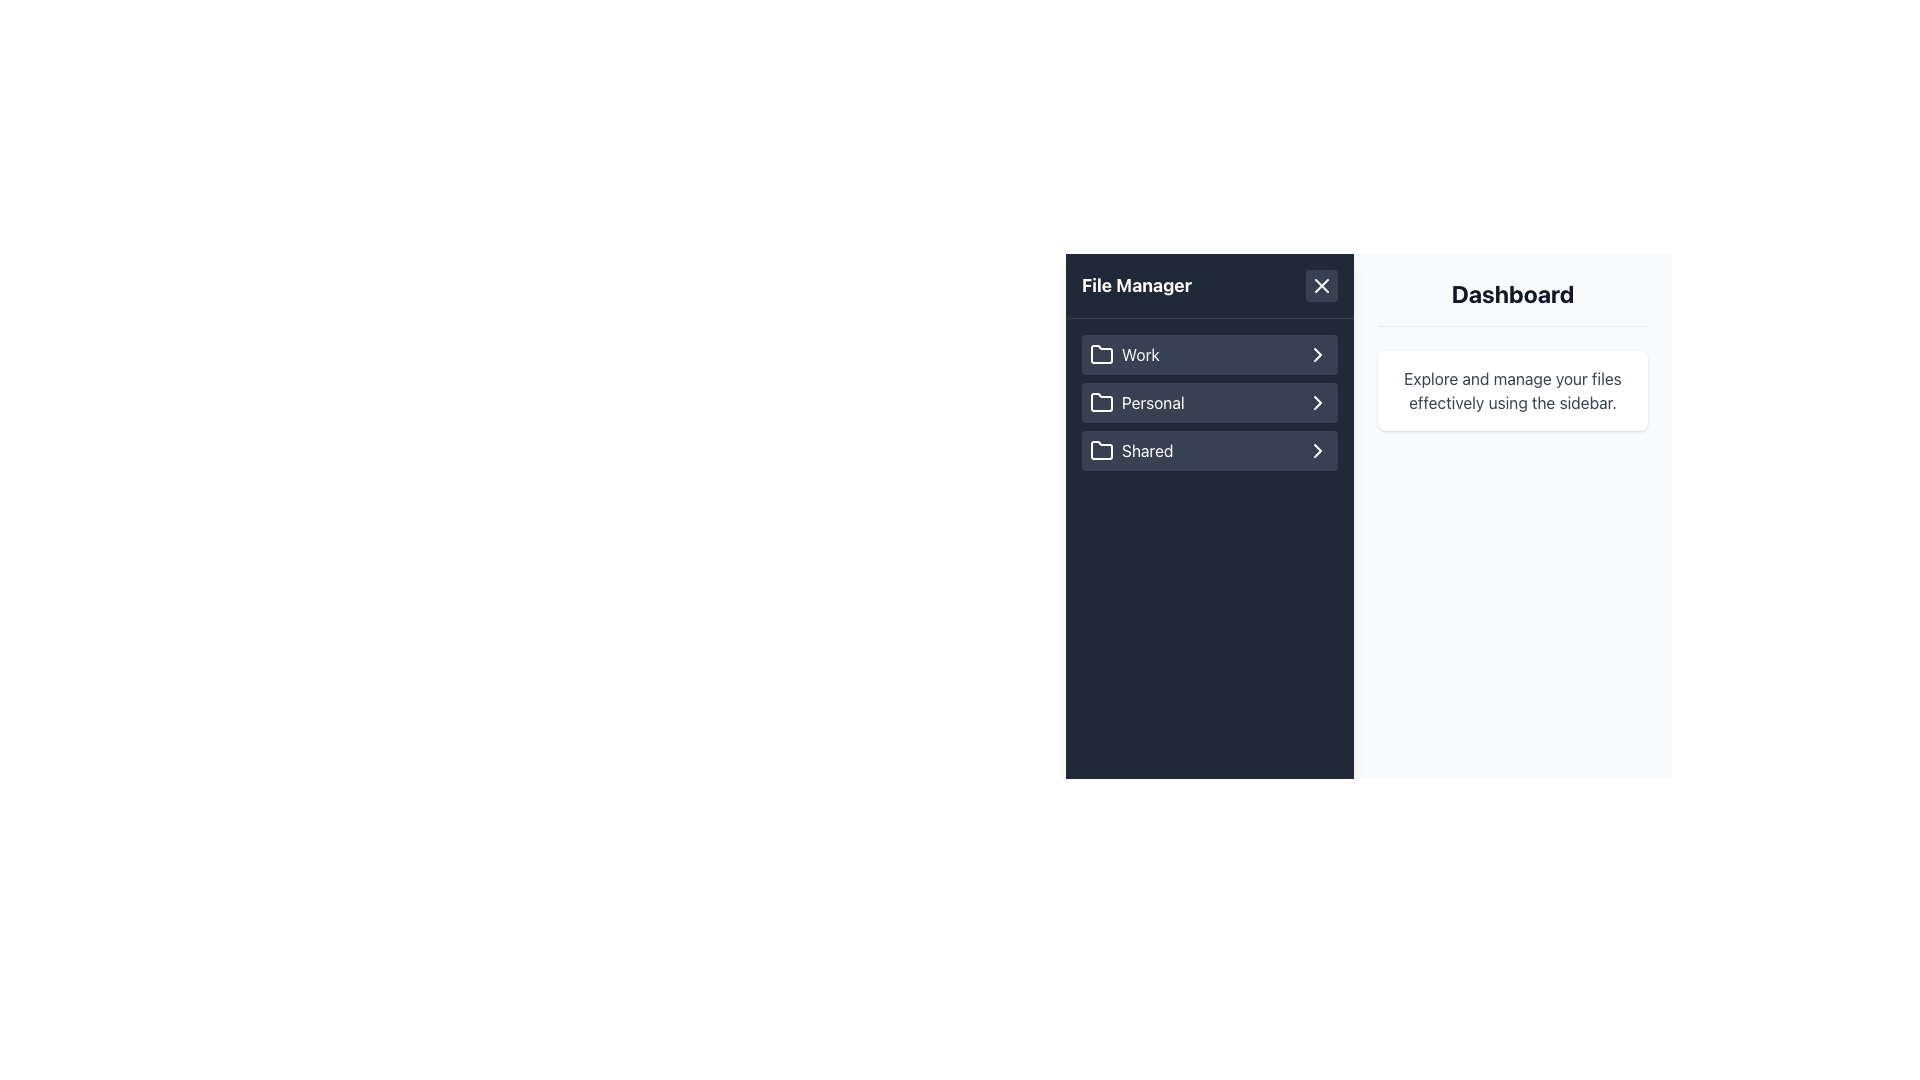 The height and width of the screenshot is (1080, 1920). What do you see at coordinates (1137, 402) in the screenshot?
I see `the 'Personal' navigation link in the sidebar, which consists of the text 'Personal' and a folder icon` at bounding box center [1137, 402].